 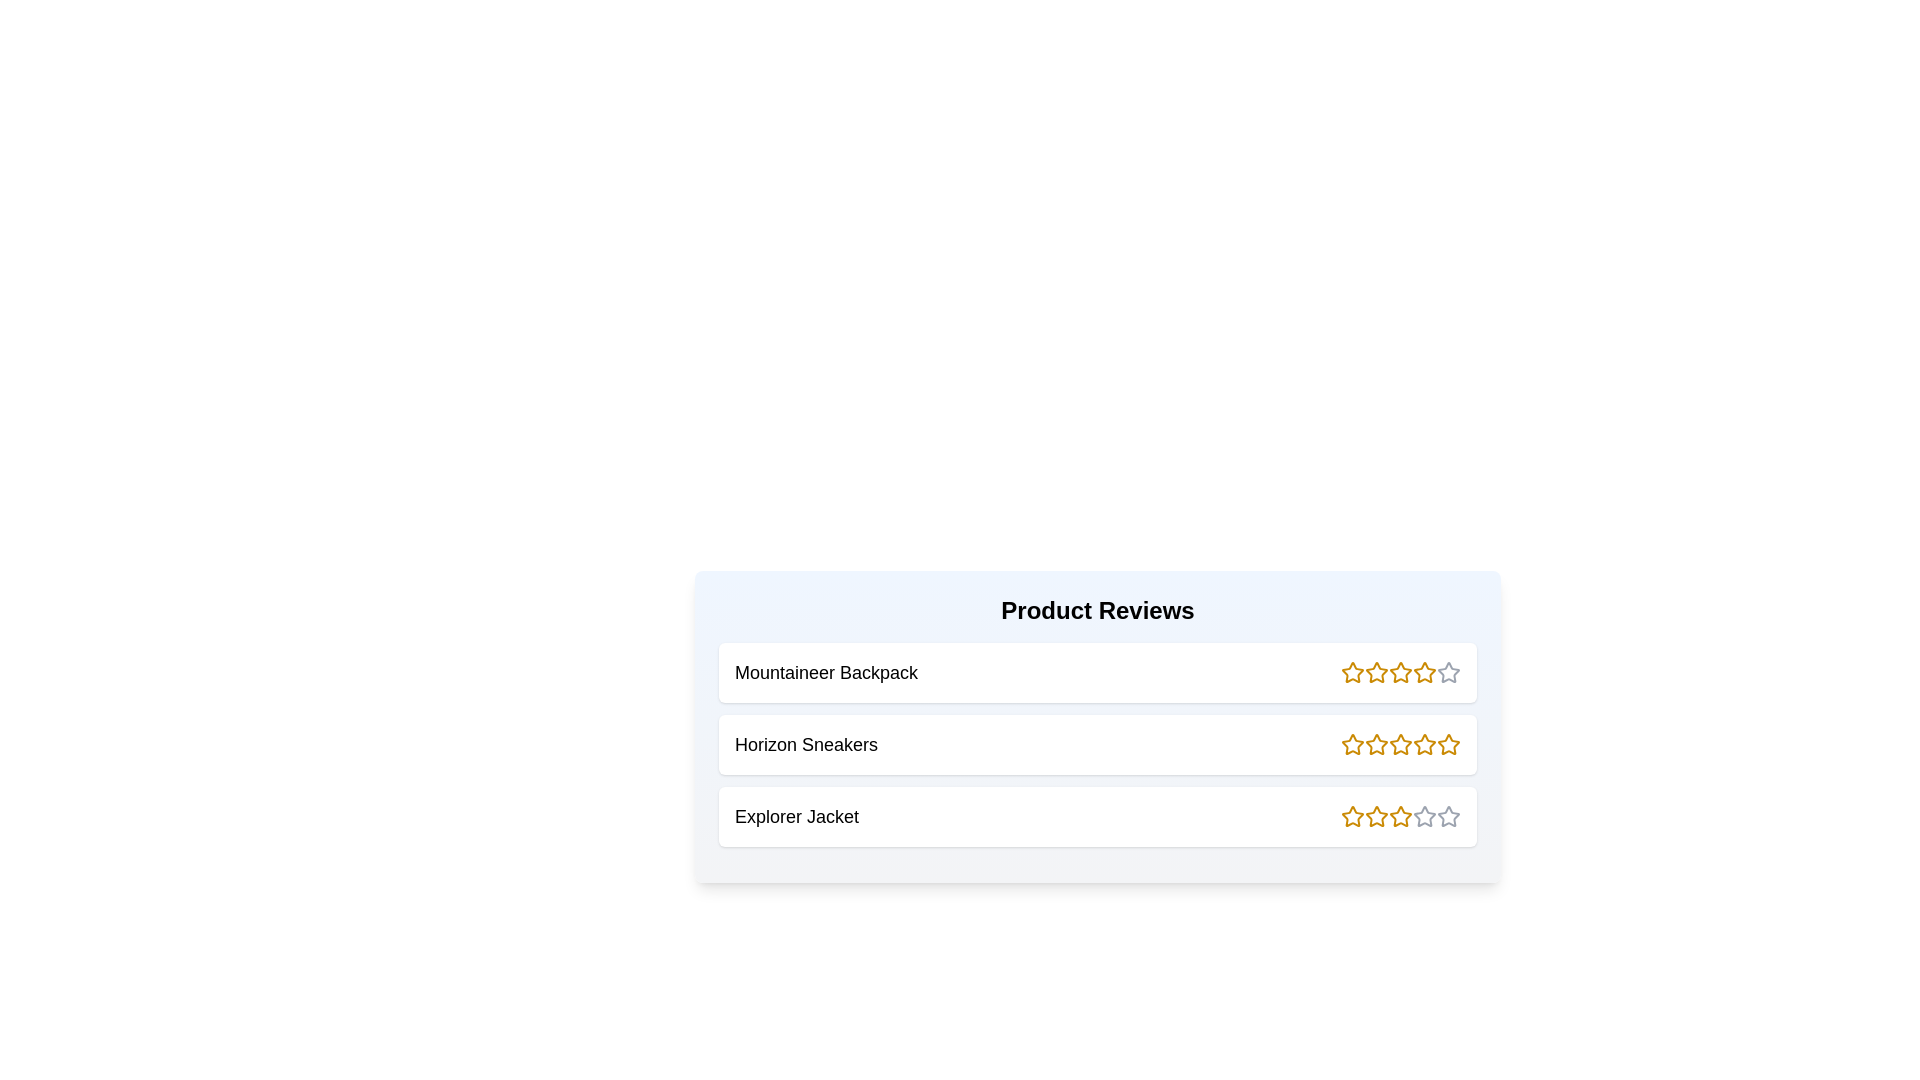 I want to click on the rating of a product to 2 stars by clicking the corresponding star icon for the product Mountaineer Backpack, so click(x=1376, y=672).